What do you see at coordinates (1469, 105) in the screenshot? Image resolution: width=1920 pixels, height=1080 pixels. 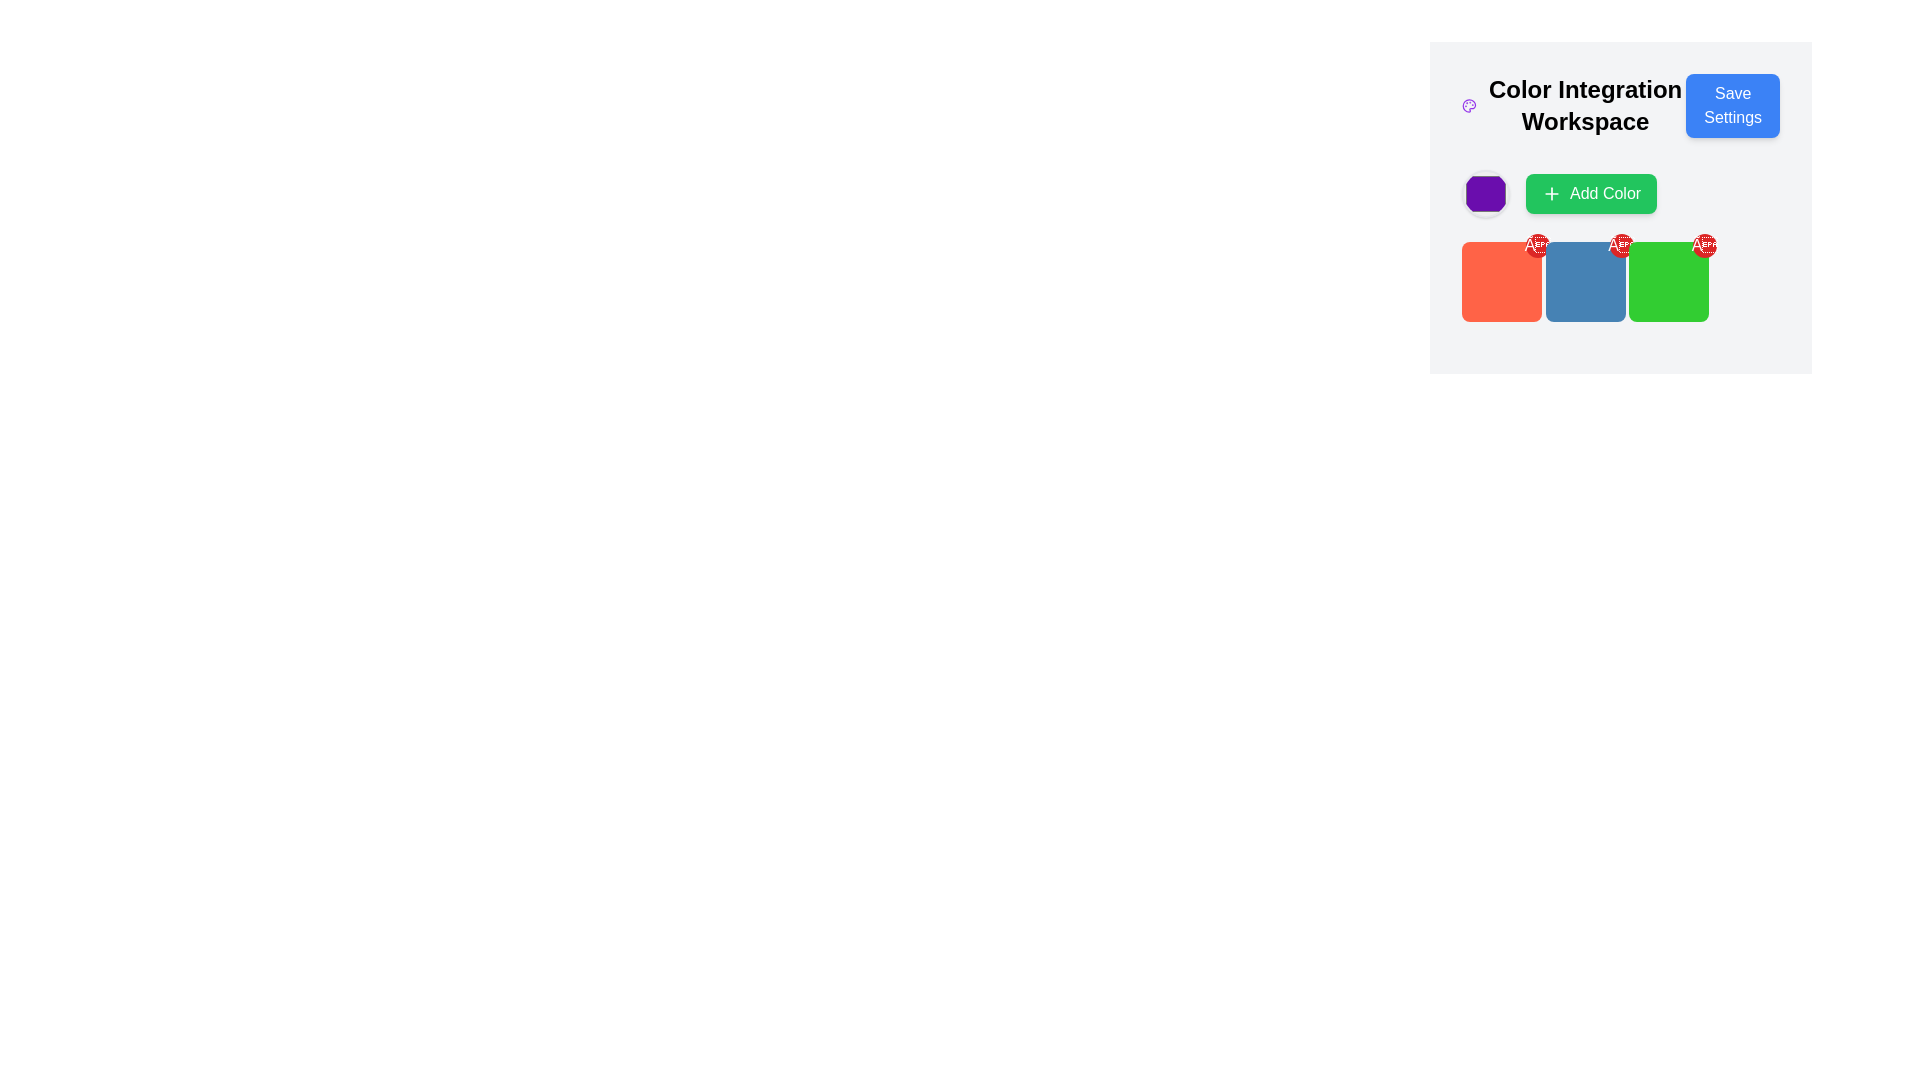 I see `the color palette icon located in the upper-left section of the interface, near the title 'Color Integration Workspace'` at bounding box center [1469, 105].